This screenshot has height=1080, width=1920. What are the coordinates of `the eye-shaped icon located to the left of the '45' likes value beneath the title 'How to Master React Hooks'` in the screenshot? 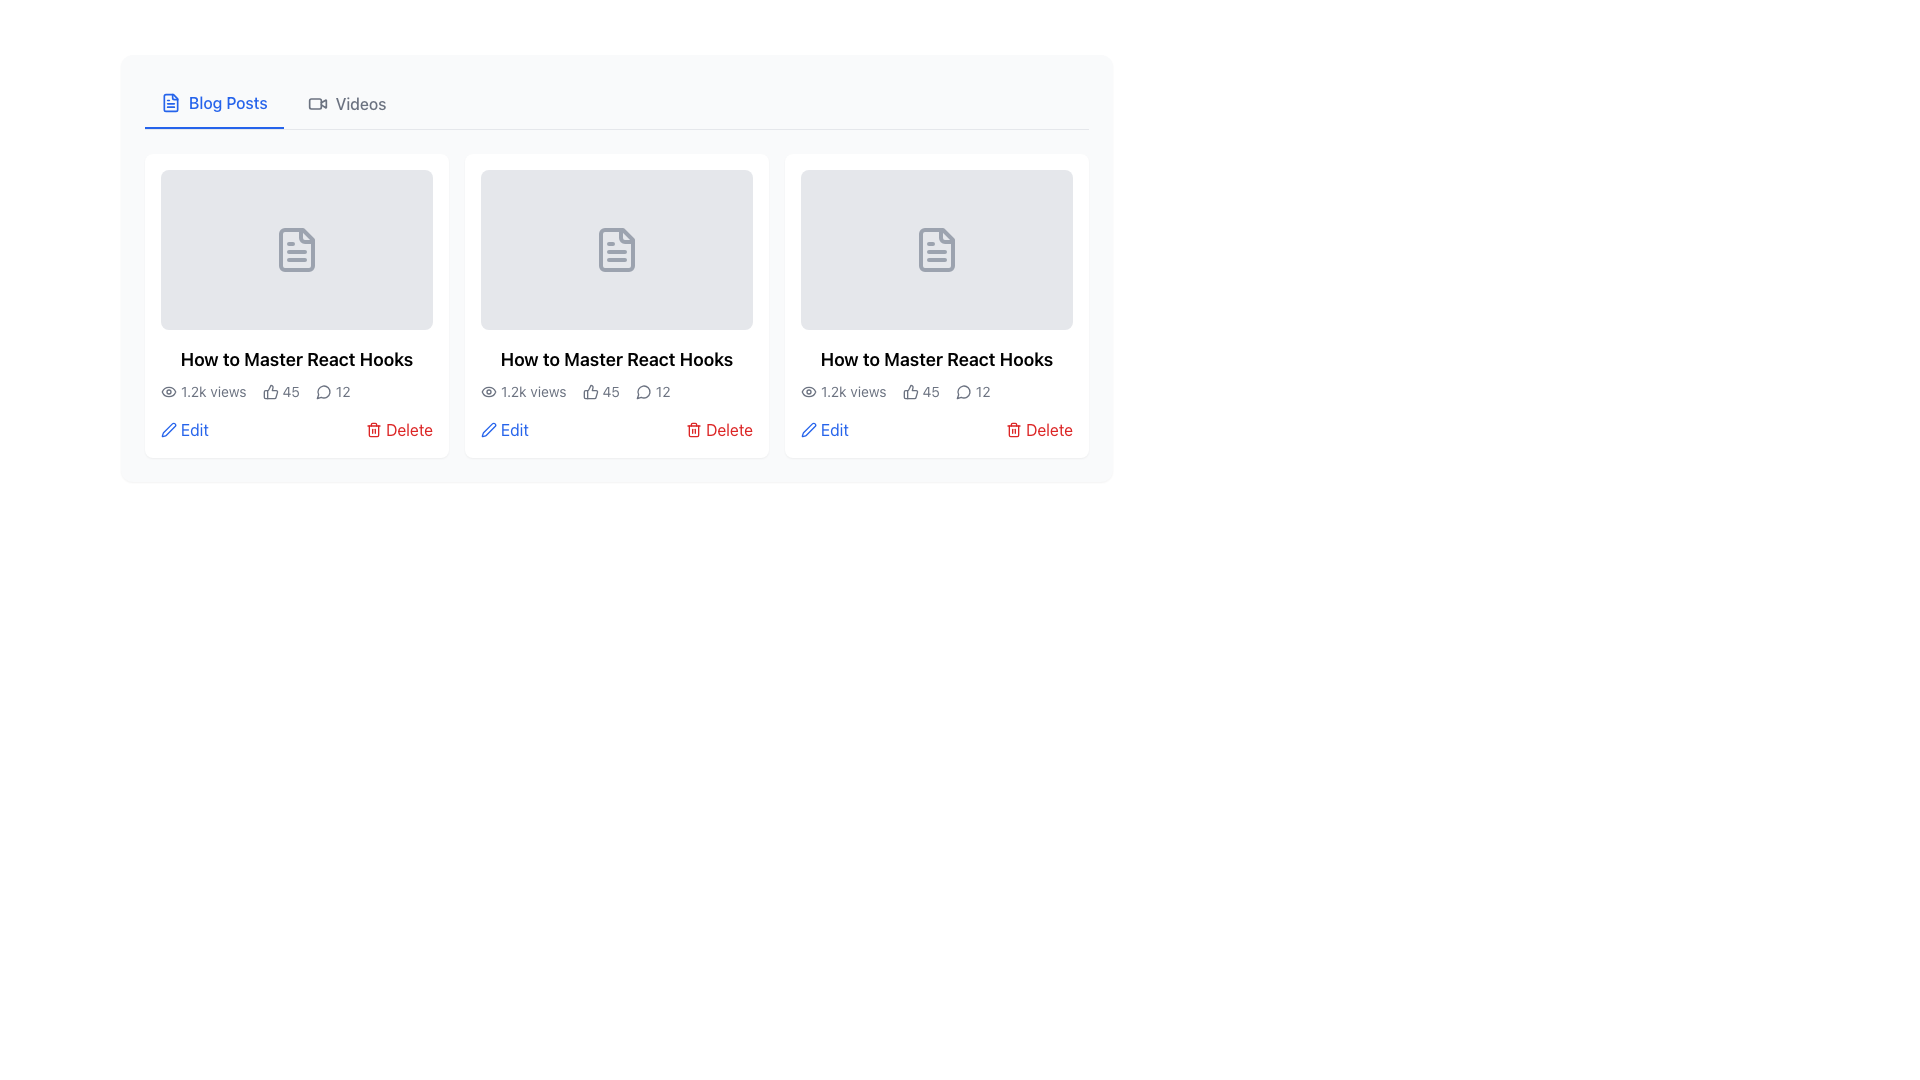 It's located at (168, 392).